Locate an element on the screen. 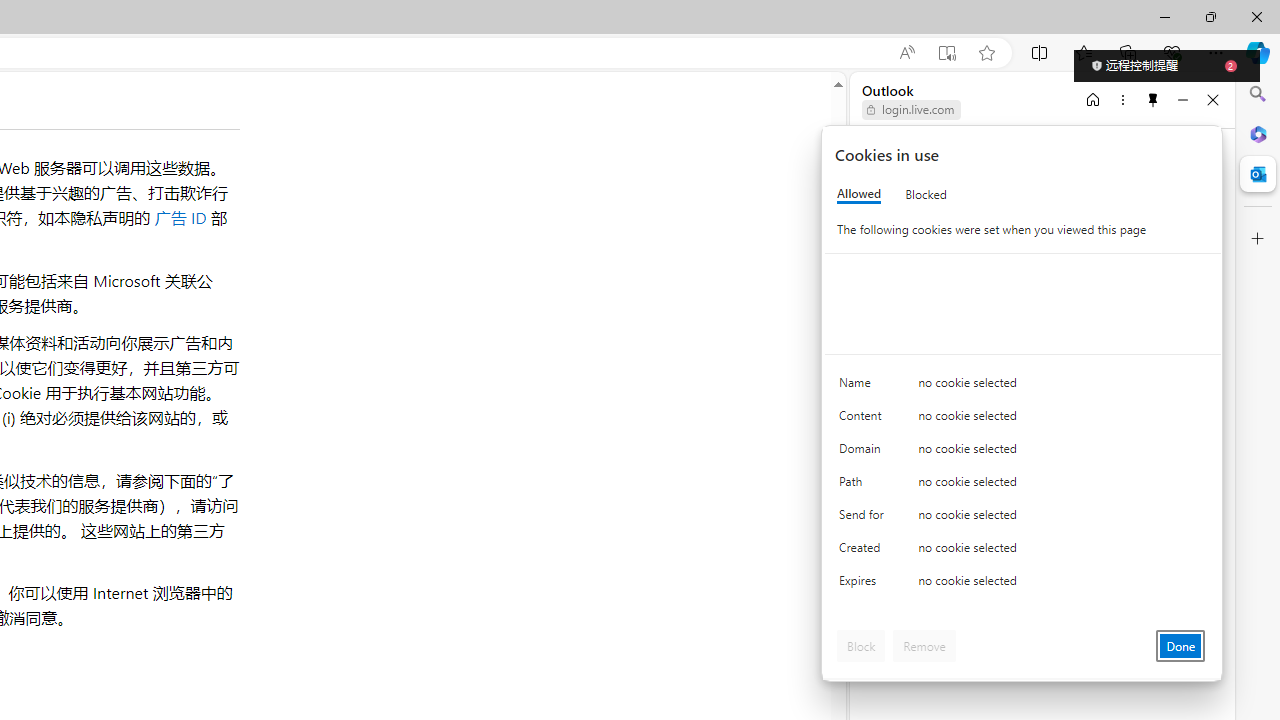 The image size is (1280, 720). 'Done' is located at coordinates (1180, 645).